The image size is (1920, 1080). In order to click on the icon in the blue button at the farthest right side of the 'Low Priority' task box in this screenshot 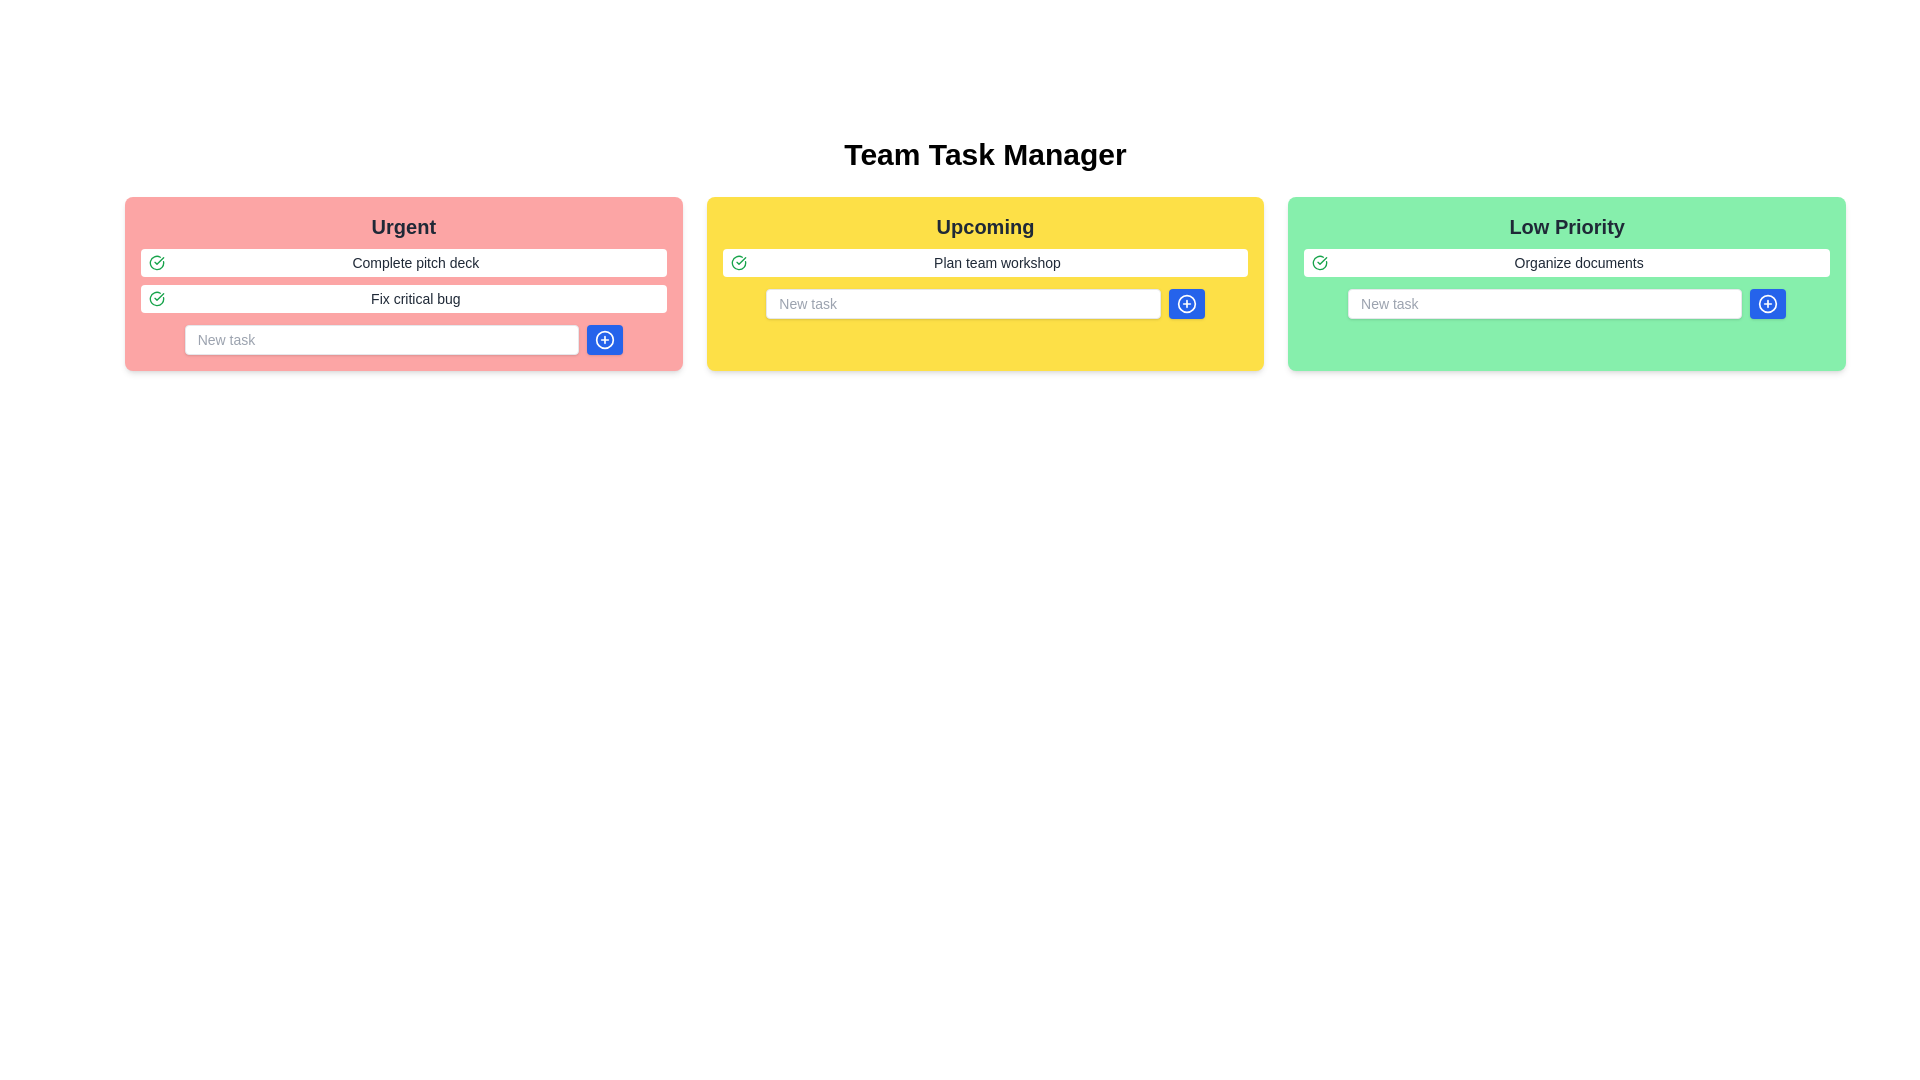, I will do `click(1768, 304)`.